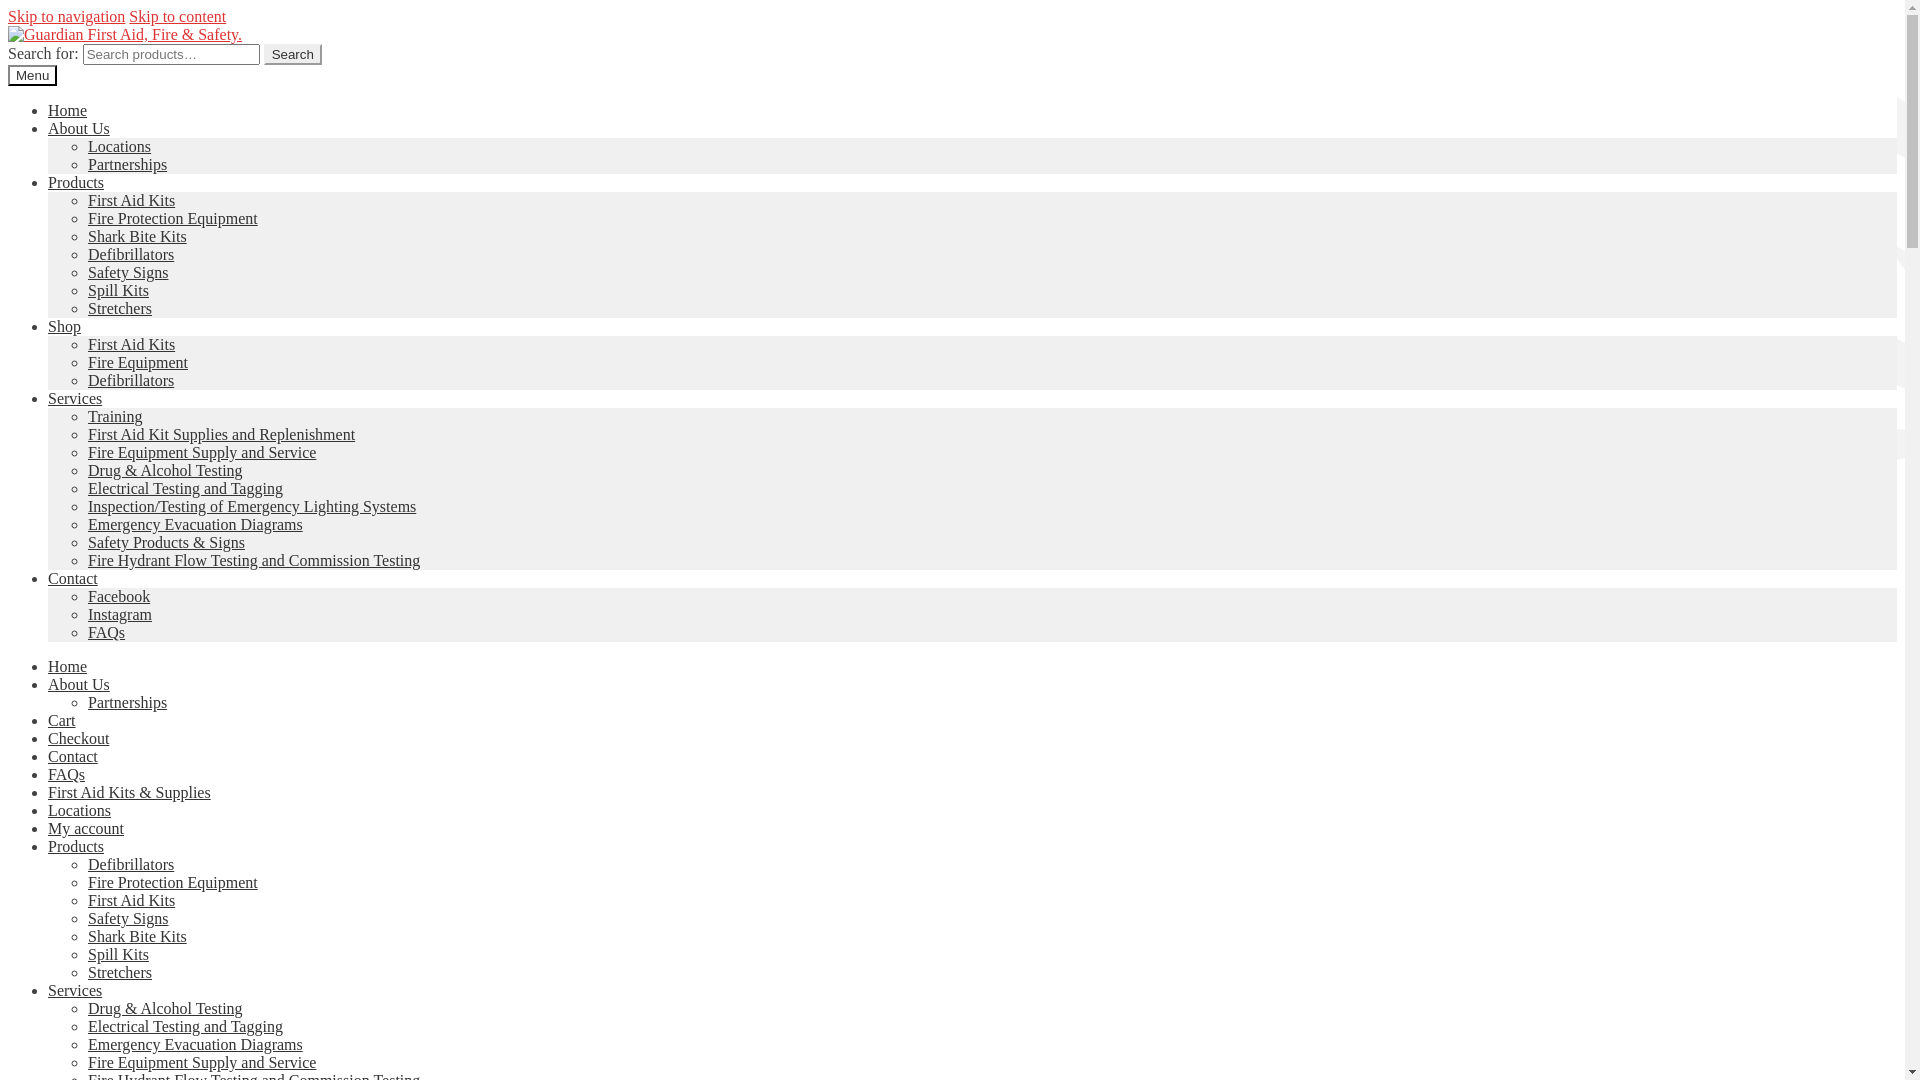 The image size is (1920, 1080). What do you see at coordinates (78, 128) in the screenshot?
I see `'About Us'` at bounding box center [78, 128].